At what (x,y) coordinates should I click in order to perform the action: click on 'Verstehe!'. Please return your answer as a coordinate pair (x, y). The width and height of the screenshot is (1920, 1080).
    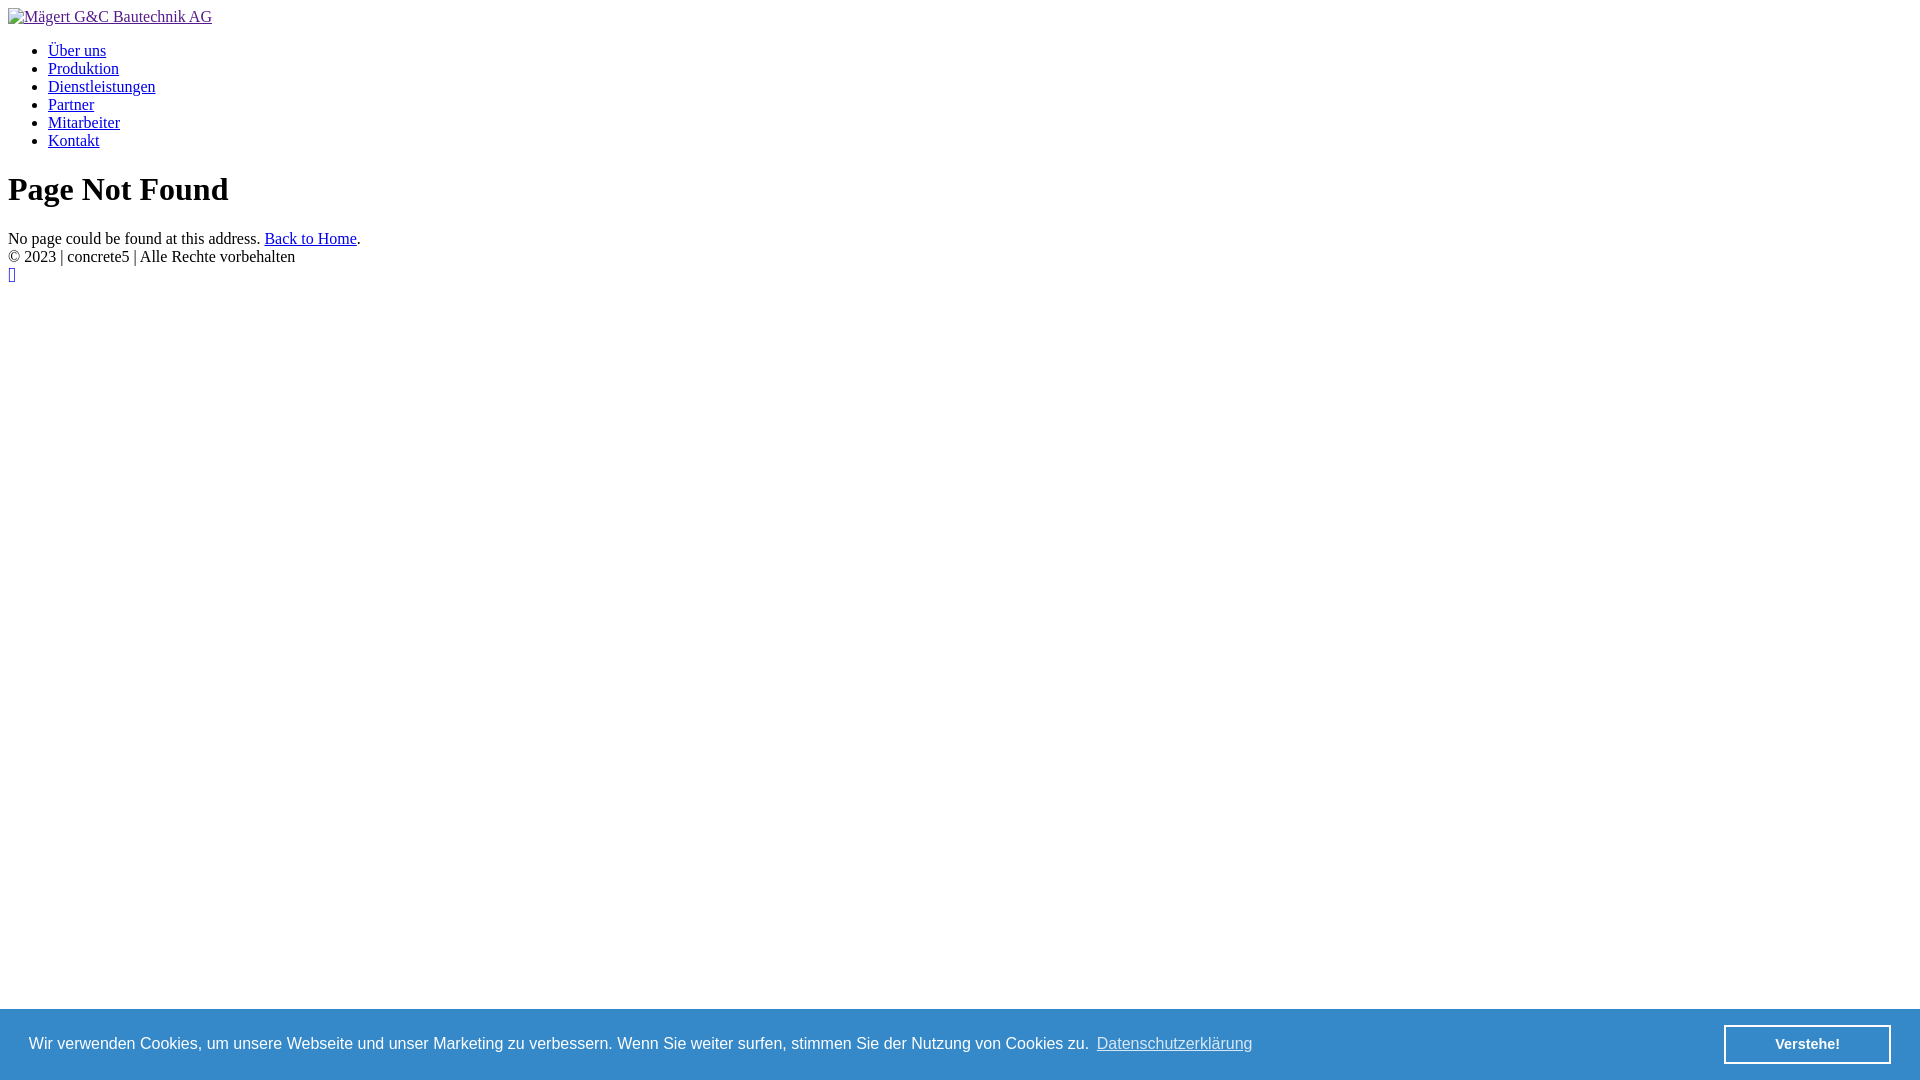
    Looking at the image, I should click on (1807, 1043).